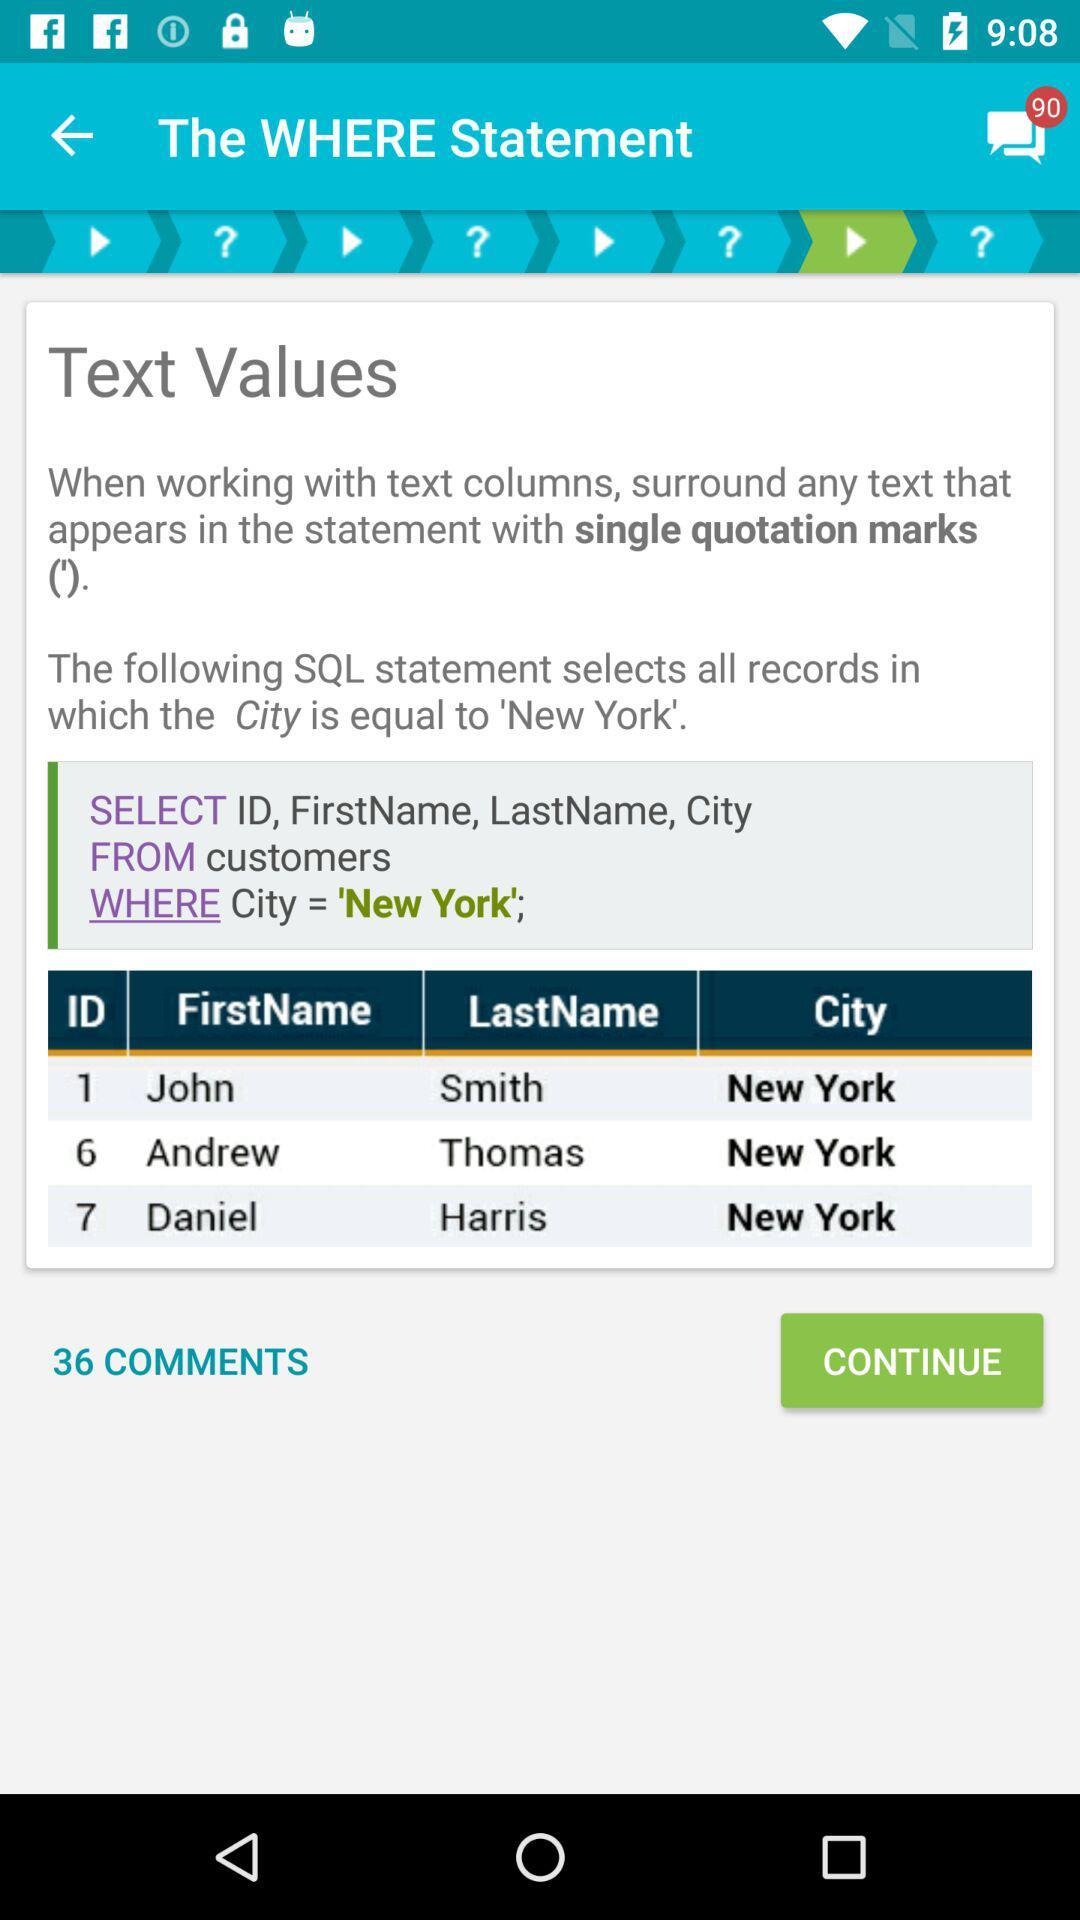 The width and height of the screenshot is (1080, 1920). Describe the element at coordinates (99, 240) in the screenshot. I see `next` at that location.